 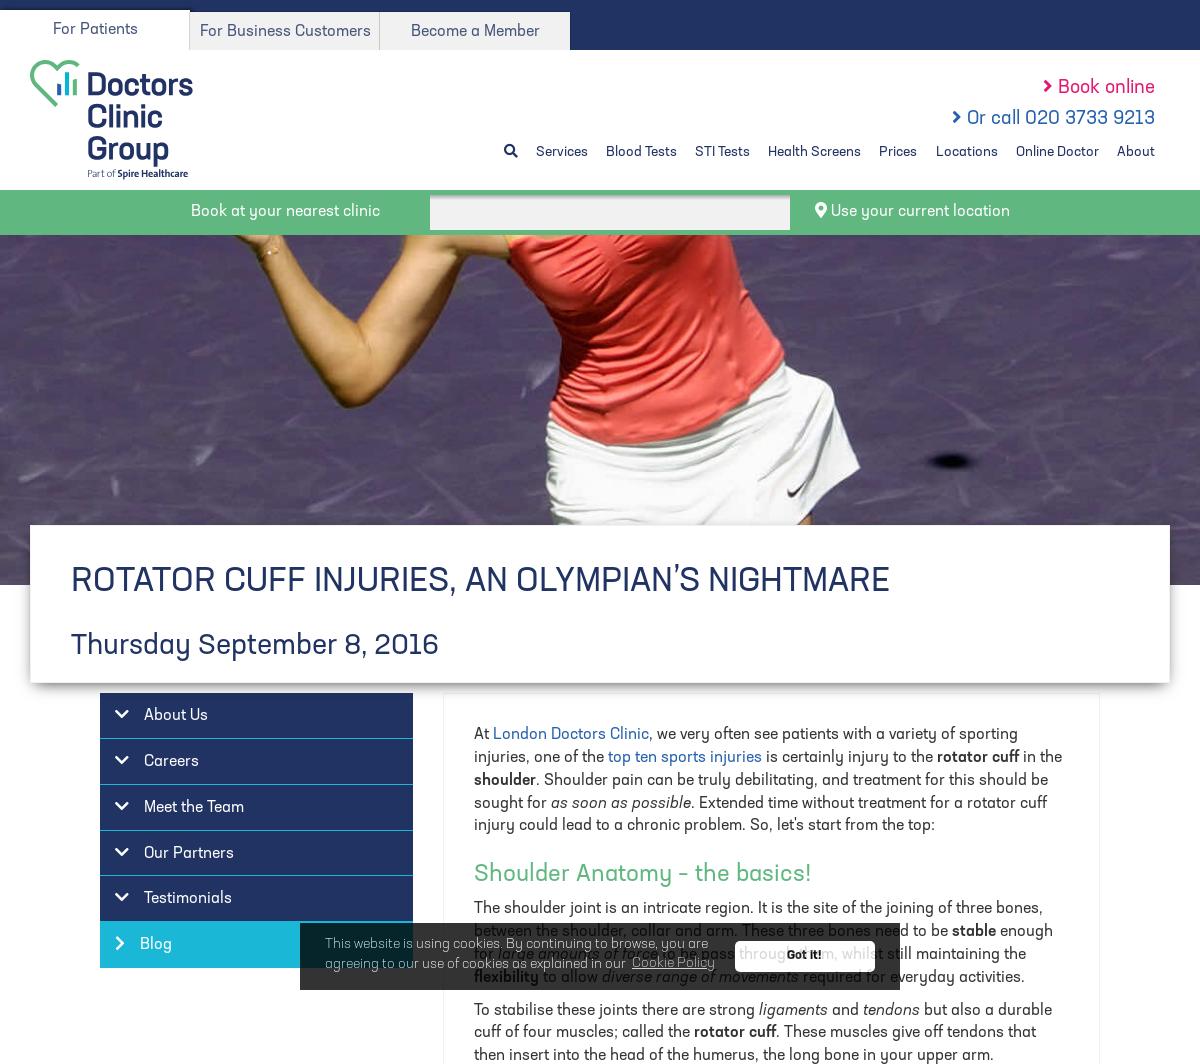 What do you see at coordinates (914, 976) in the screenshot?
I see `'required for everyday activities.'` at bounding box center [914, 976].